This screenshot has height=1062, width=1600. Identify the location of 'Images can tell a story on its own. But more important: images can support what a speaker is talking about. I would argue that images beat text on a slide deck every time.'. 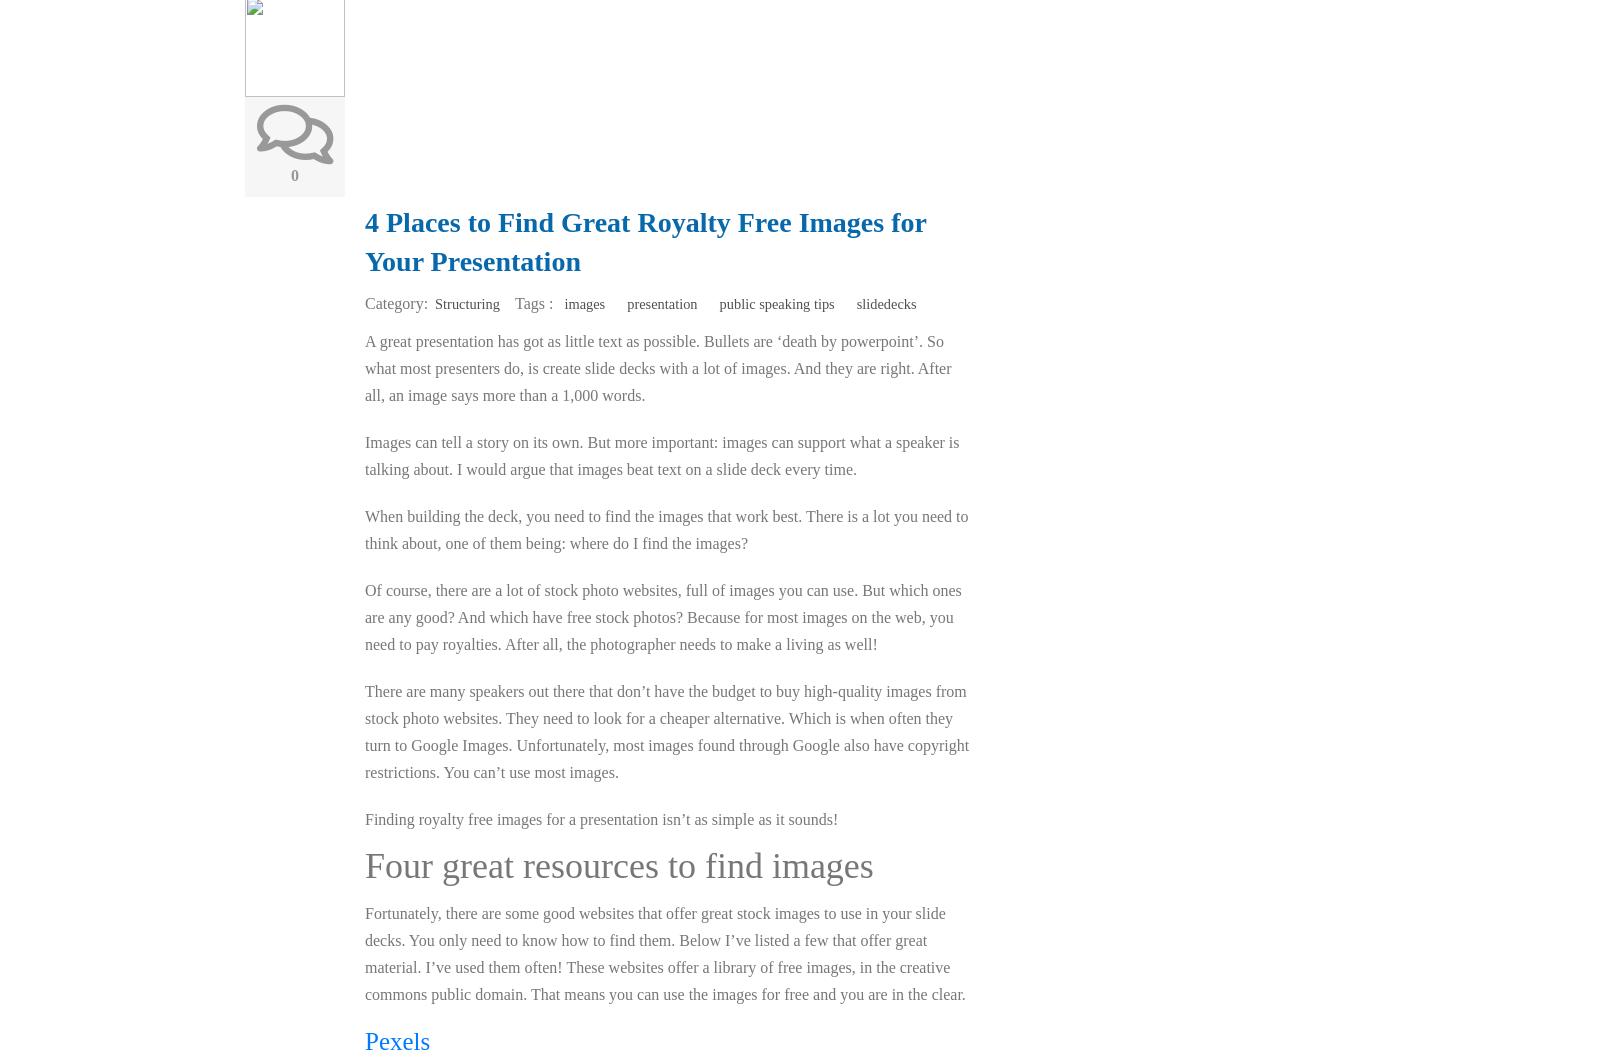
(662, 455).